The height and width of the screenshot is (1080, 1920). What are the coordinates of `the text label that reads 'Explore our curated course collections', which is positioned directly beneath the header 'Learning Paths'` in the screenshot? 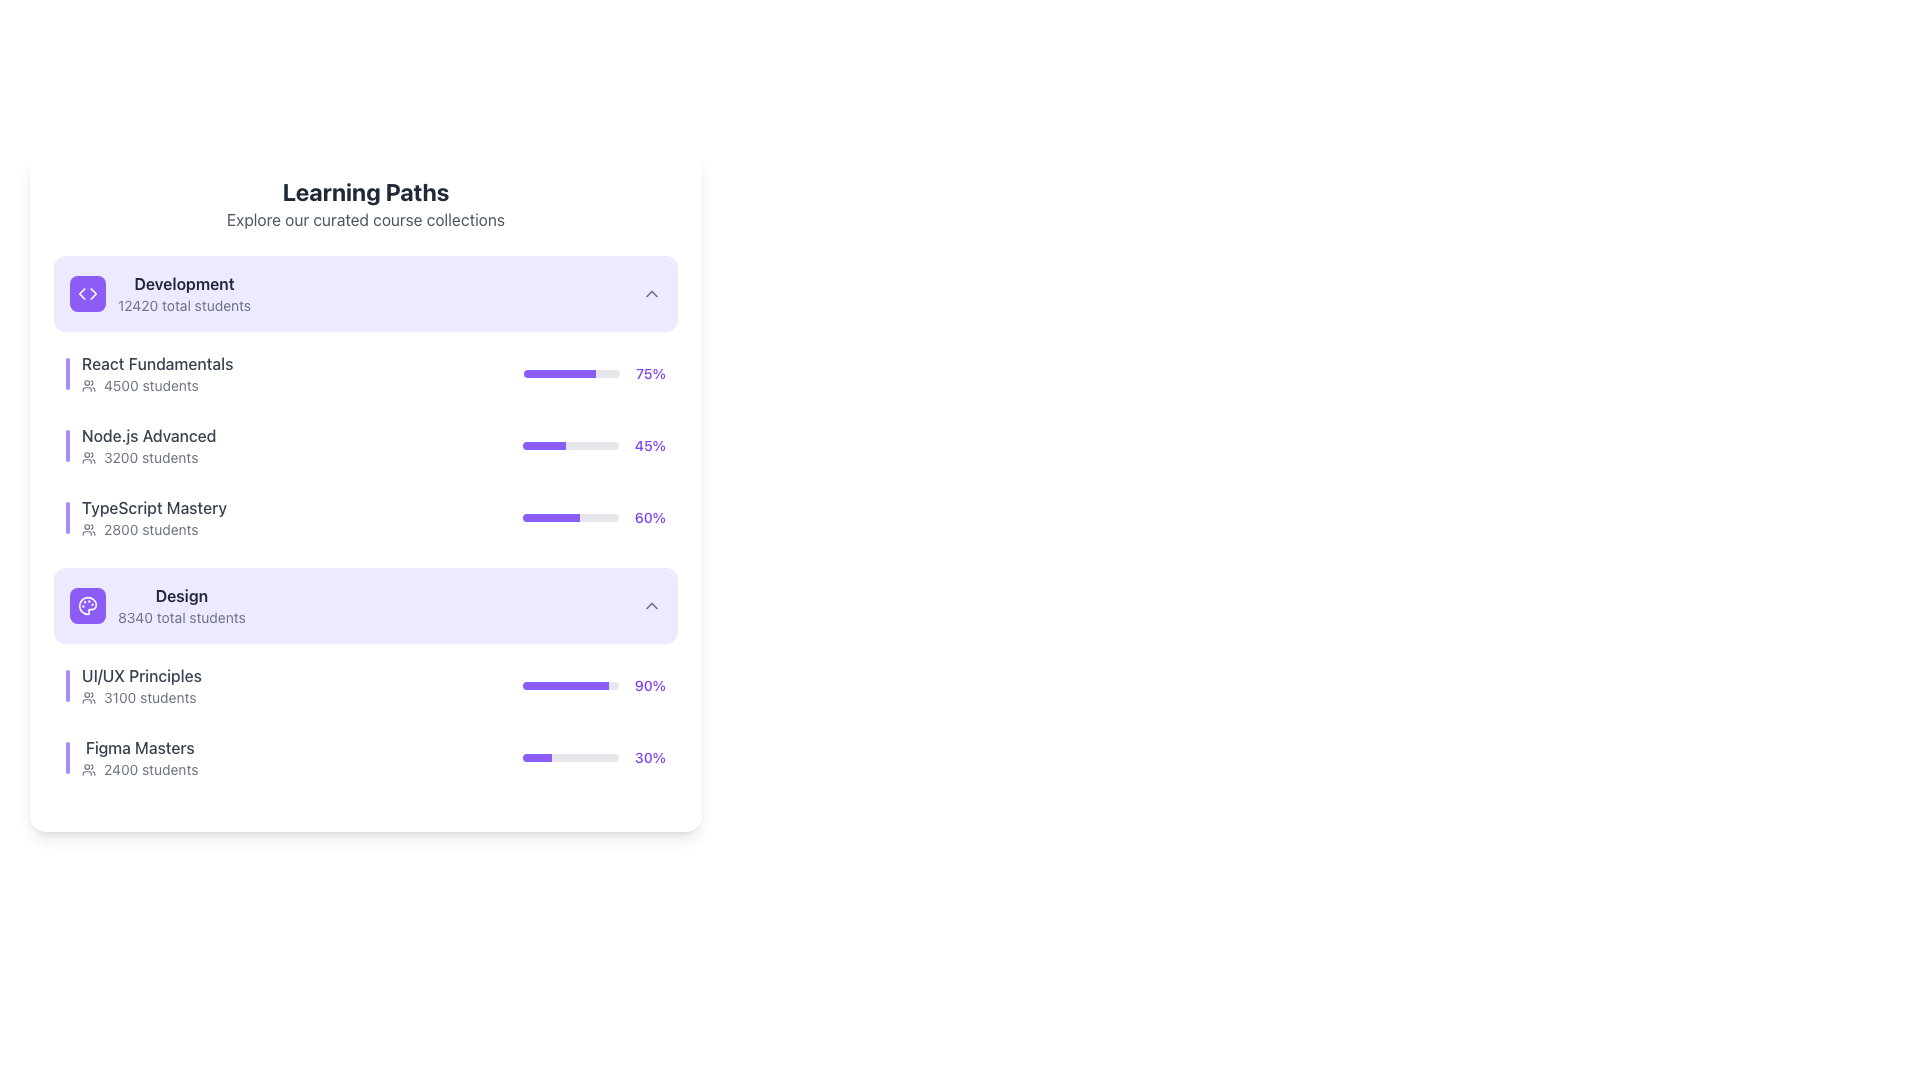 It's located at (365, 219).